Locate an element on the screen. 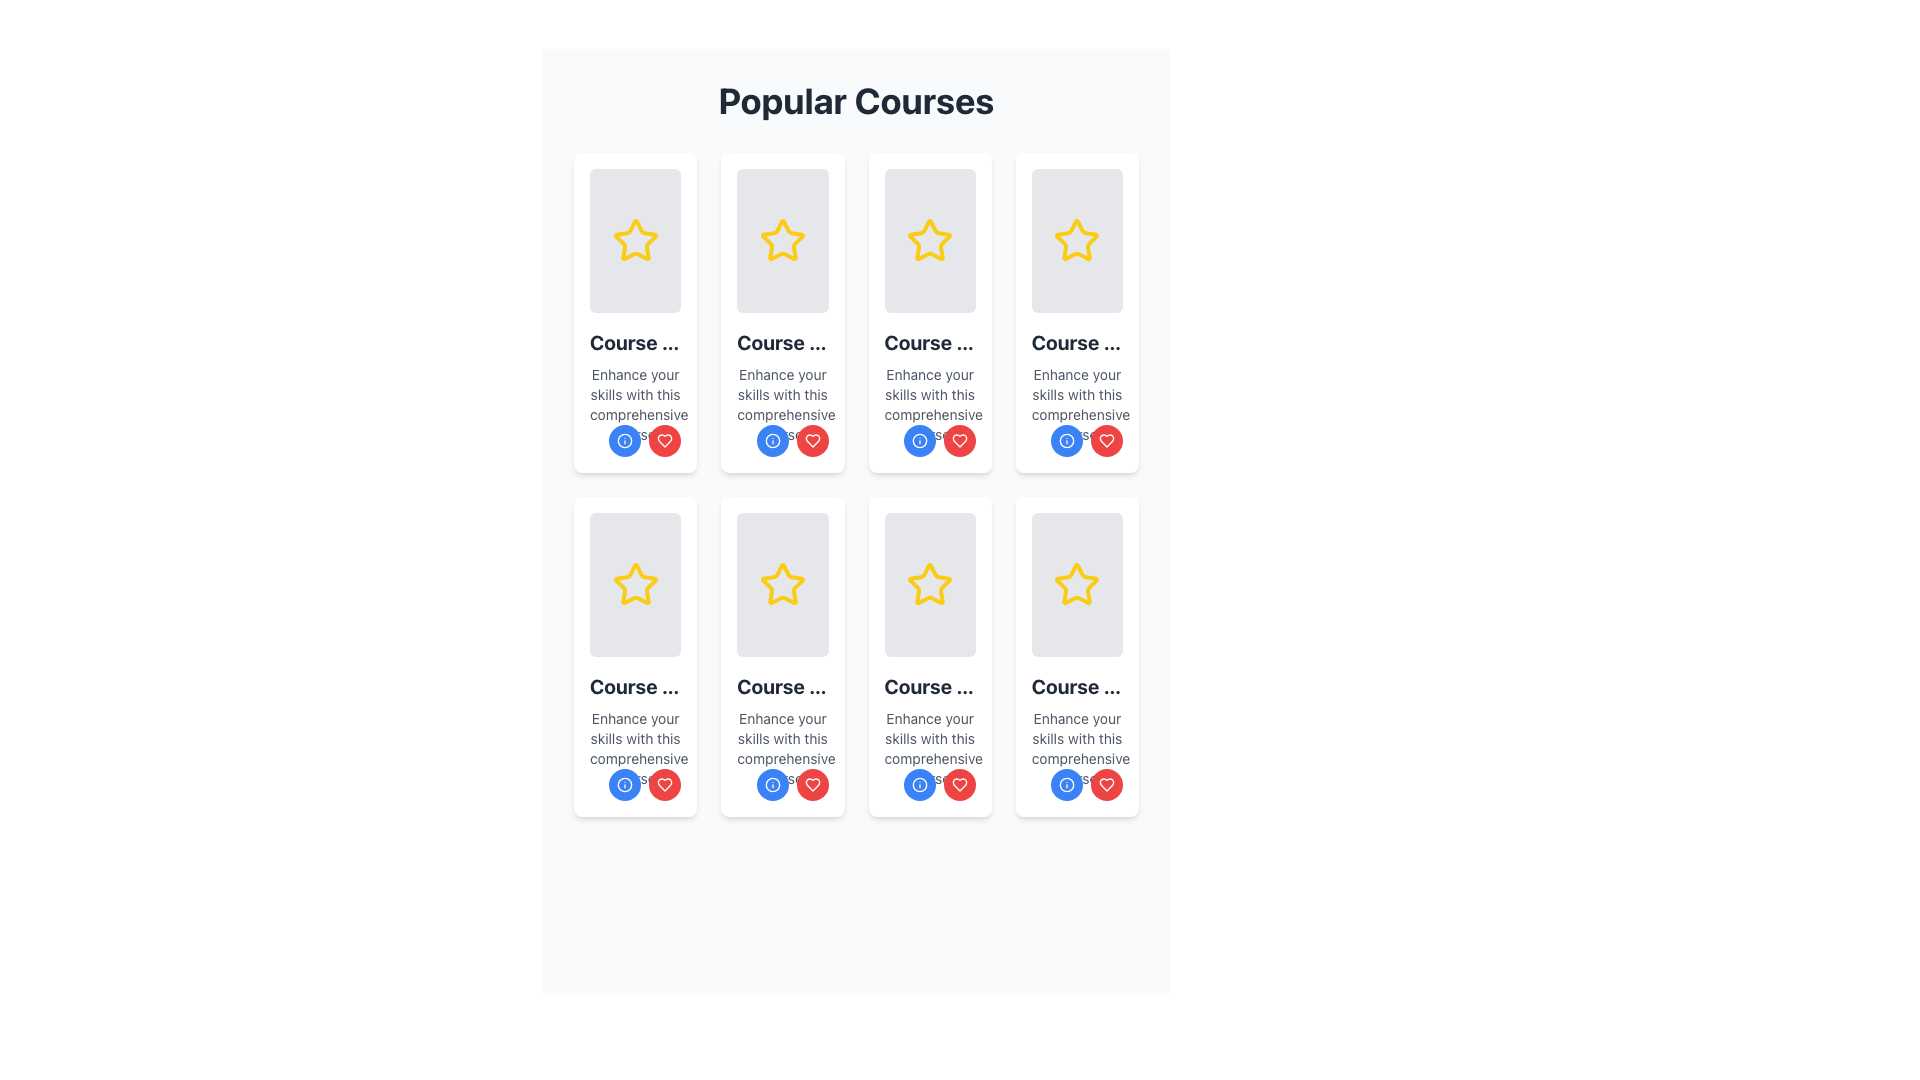  the circular blue button with a white border and information icon located at the bottom-right corner of the course card is located at coordinates (771, 784).